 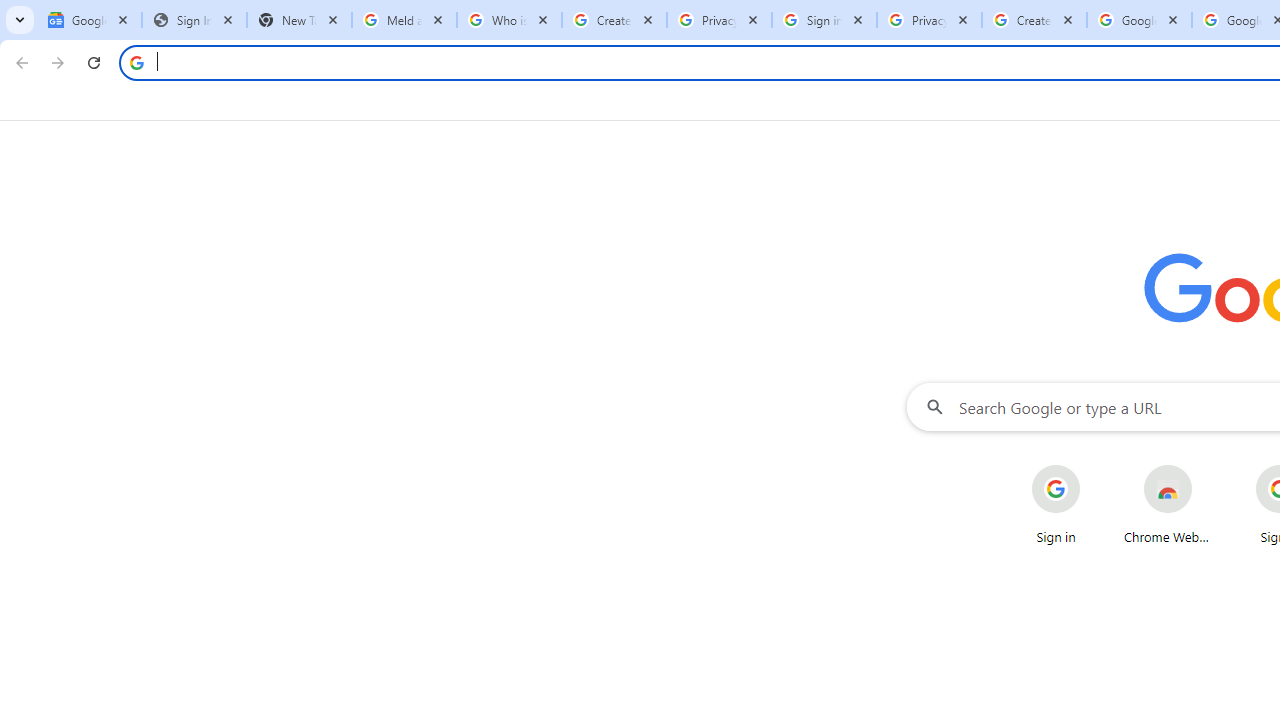 I want to click on 'More actions for Sign in shortcut', so click(x=1094, y=466).